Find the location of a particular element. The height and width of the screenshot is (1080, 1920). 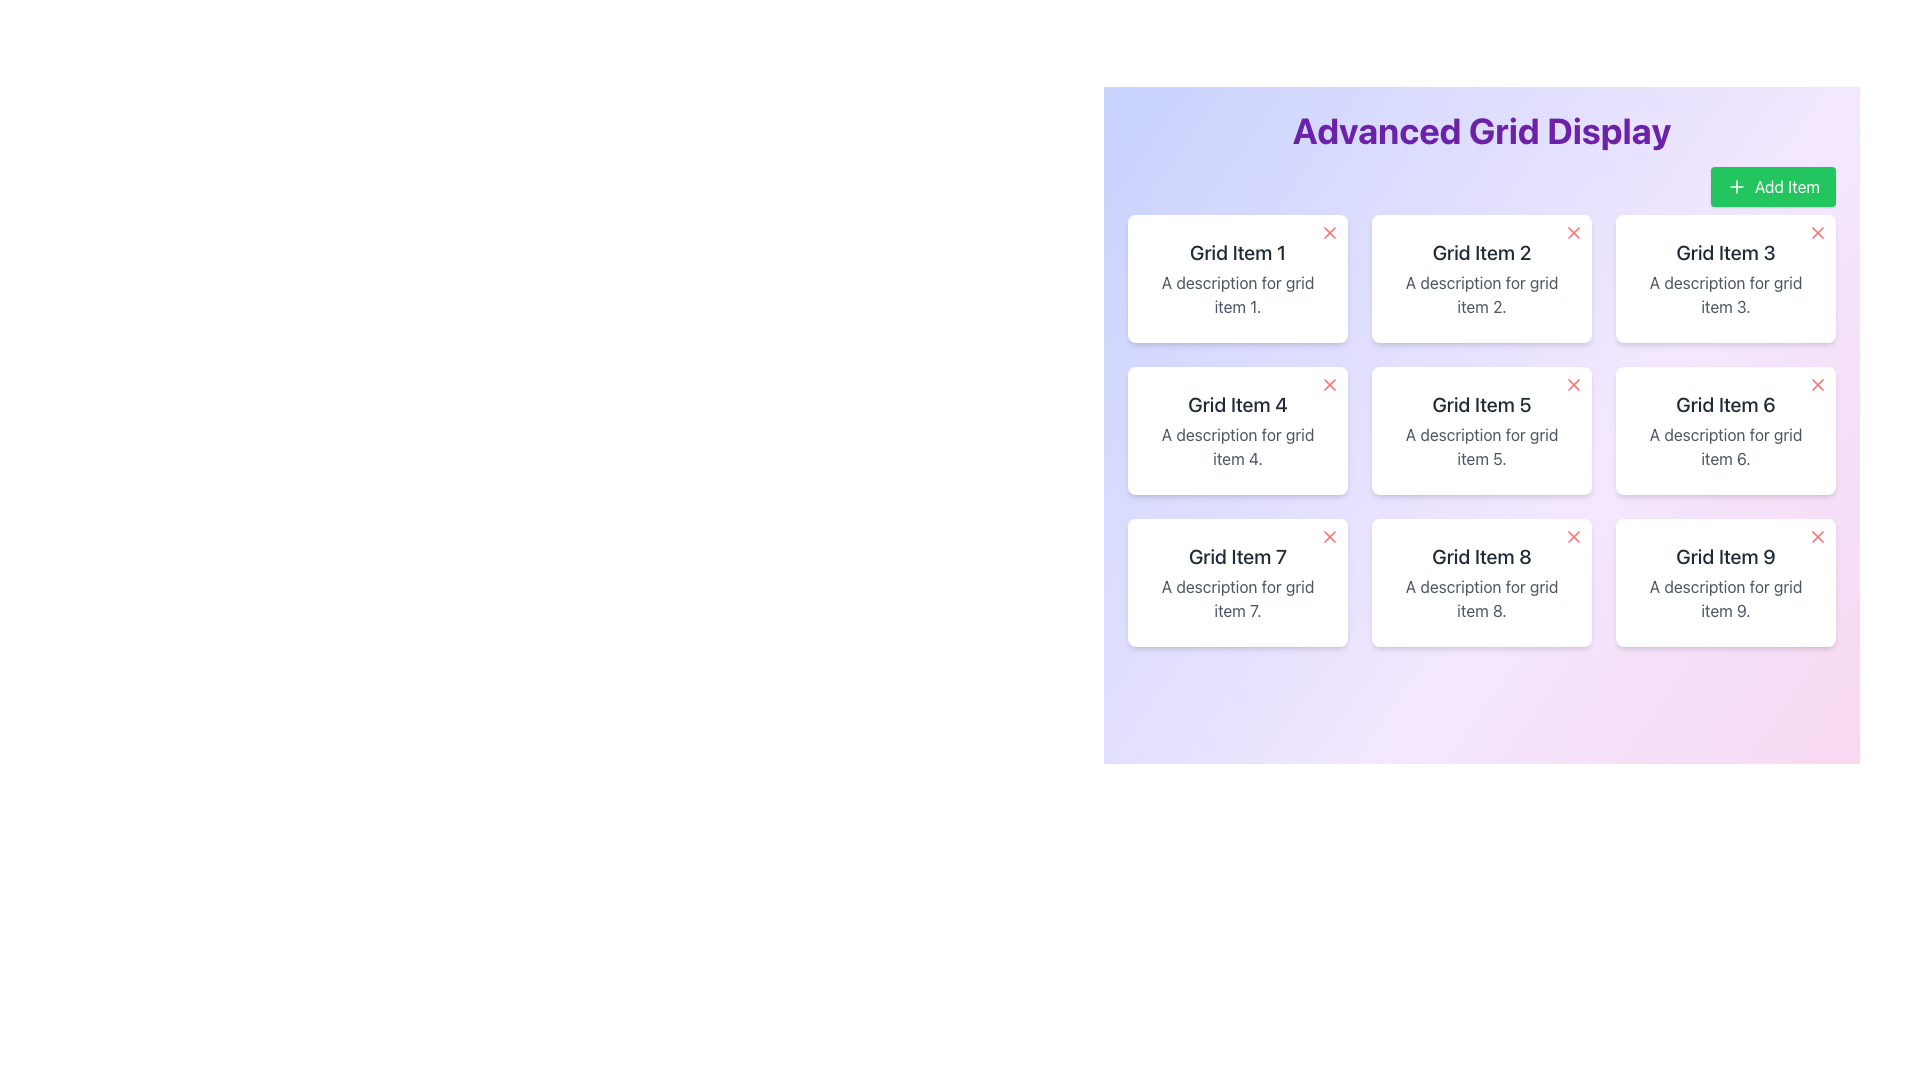

the red 'X' button located in the top-right corner of the 'Grid Item 2' panel is located at coordinates (1573, 231).